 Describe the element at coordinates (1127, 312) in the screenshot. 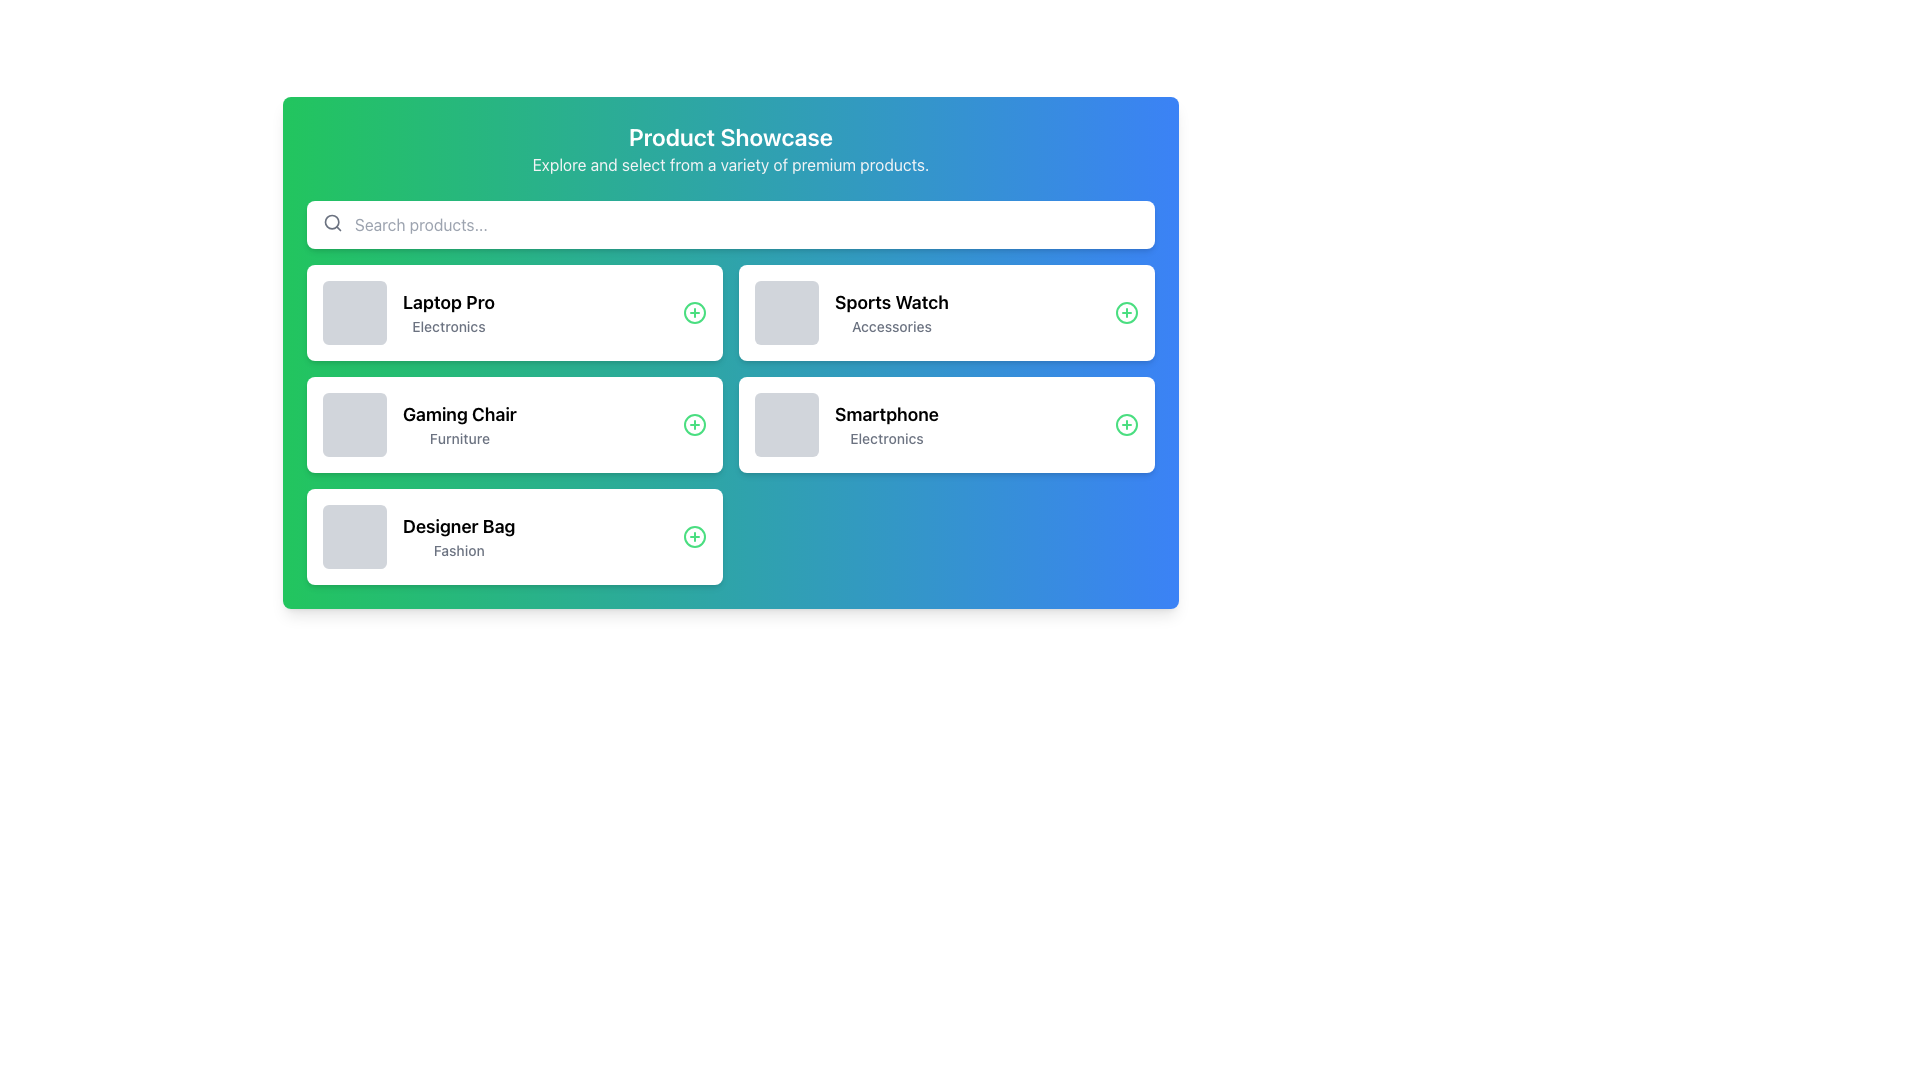

I see `the circular part of the '+' icon located inside the 'Sports Watch' card in the right column of the interface grid` at that location.